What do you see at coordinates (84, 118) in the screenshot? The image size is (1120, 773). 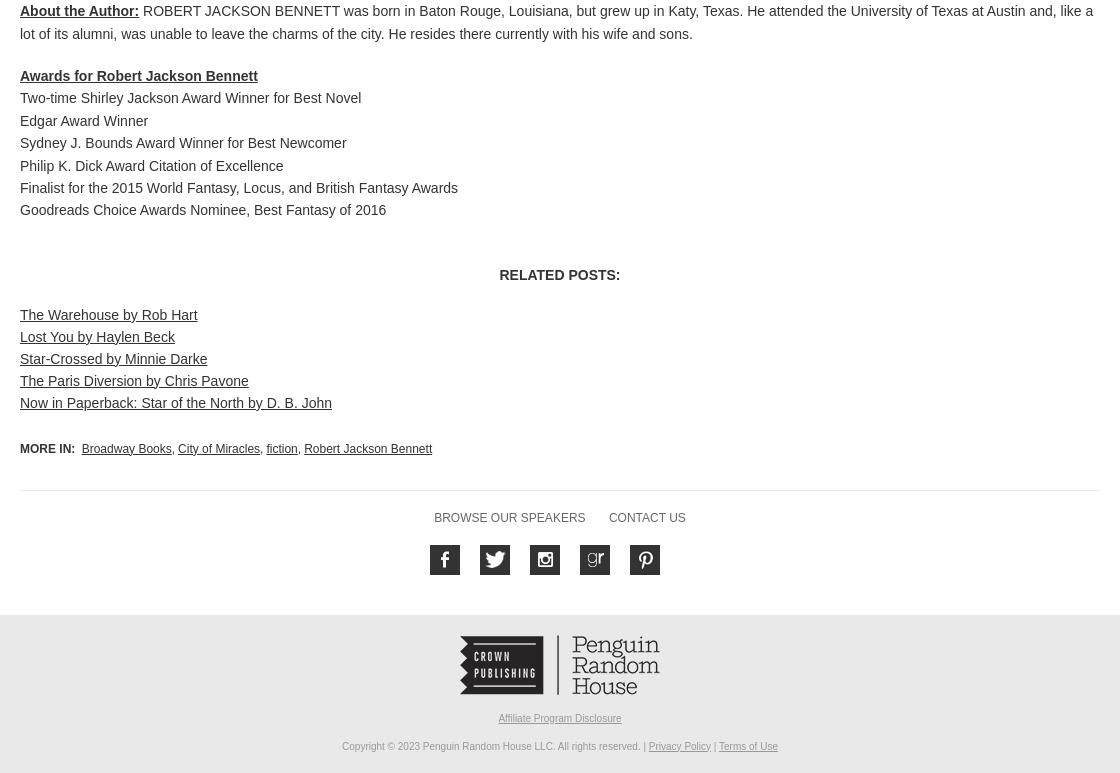 I see `'Edgar Award Winner'` at bounding box center [84, 118].